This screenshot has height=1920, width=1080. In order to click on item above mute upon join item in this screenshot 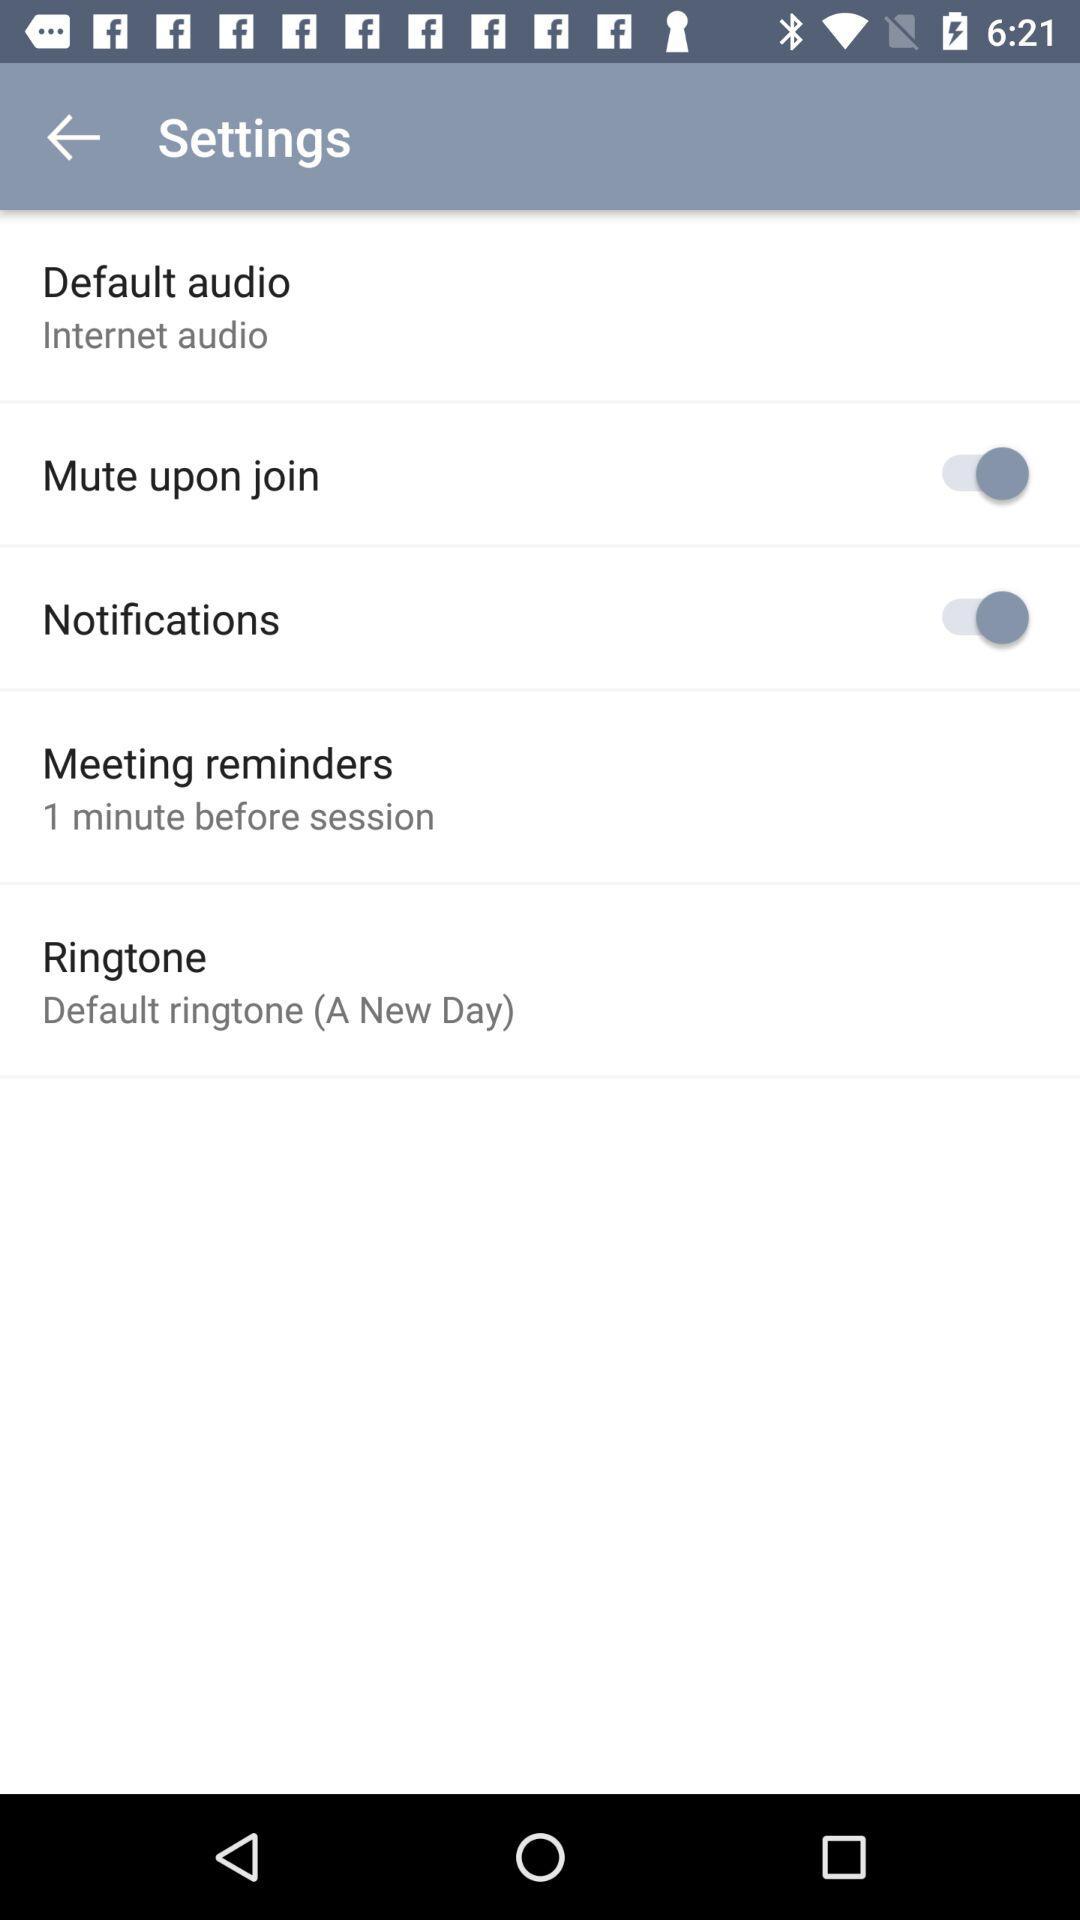, I will do `click(154, 333)`.